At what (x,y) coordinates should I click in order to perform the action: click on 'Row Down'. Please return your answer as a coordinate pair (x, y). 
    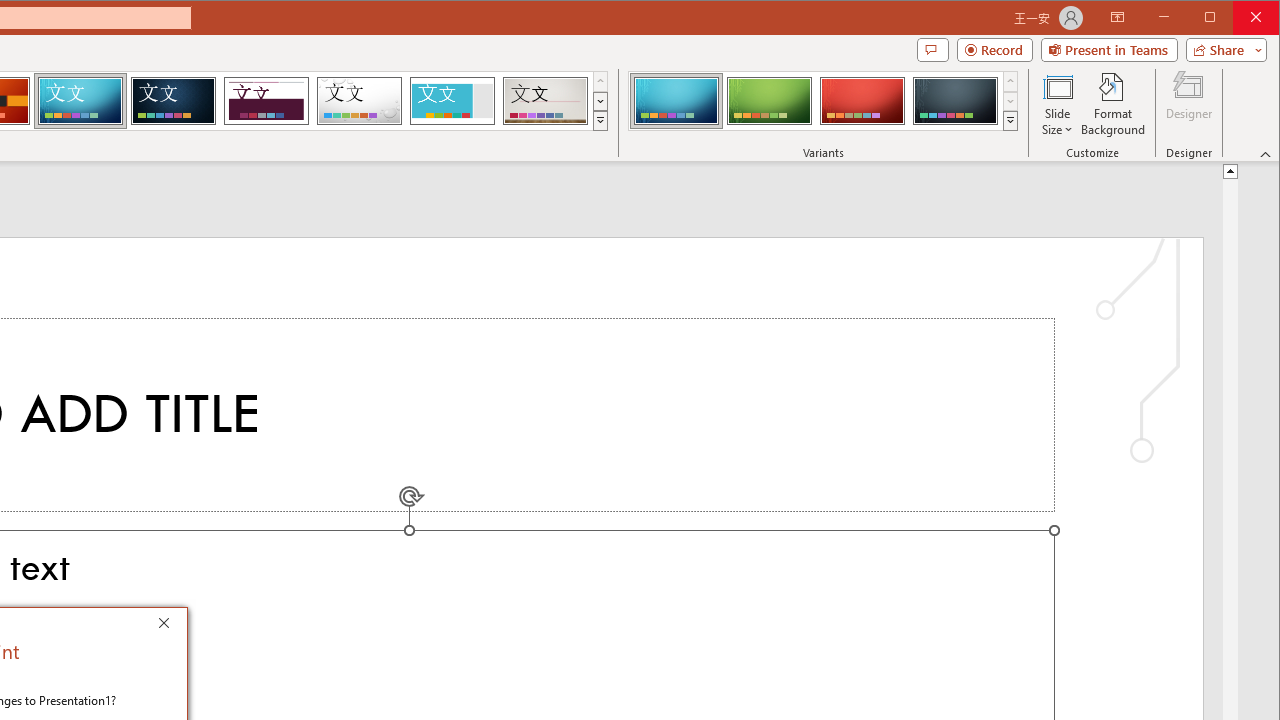
    Looking at the image, I should click on (1010, 101).